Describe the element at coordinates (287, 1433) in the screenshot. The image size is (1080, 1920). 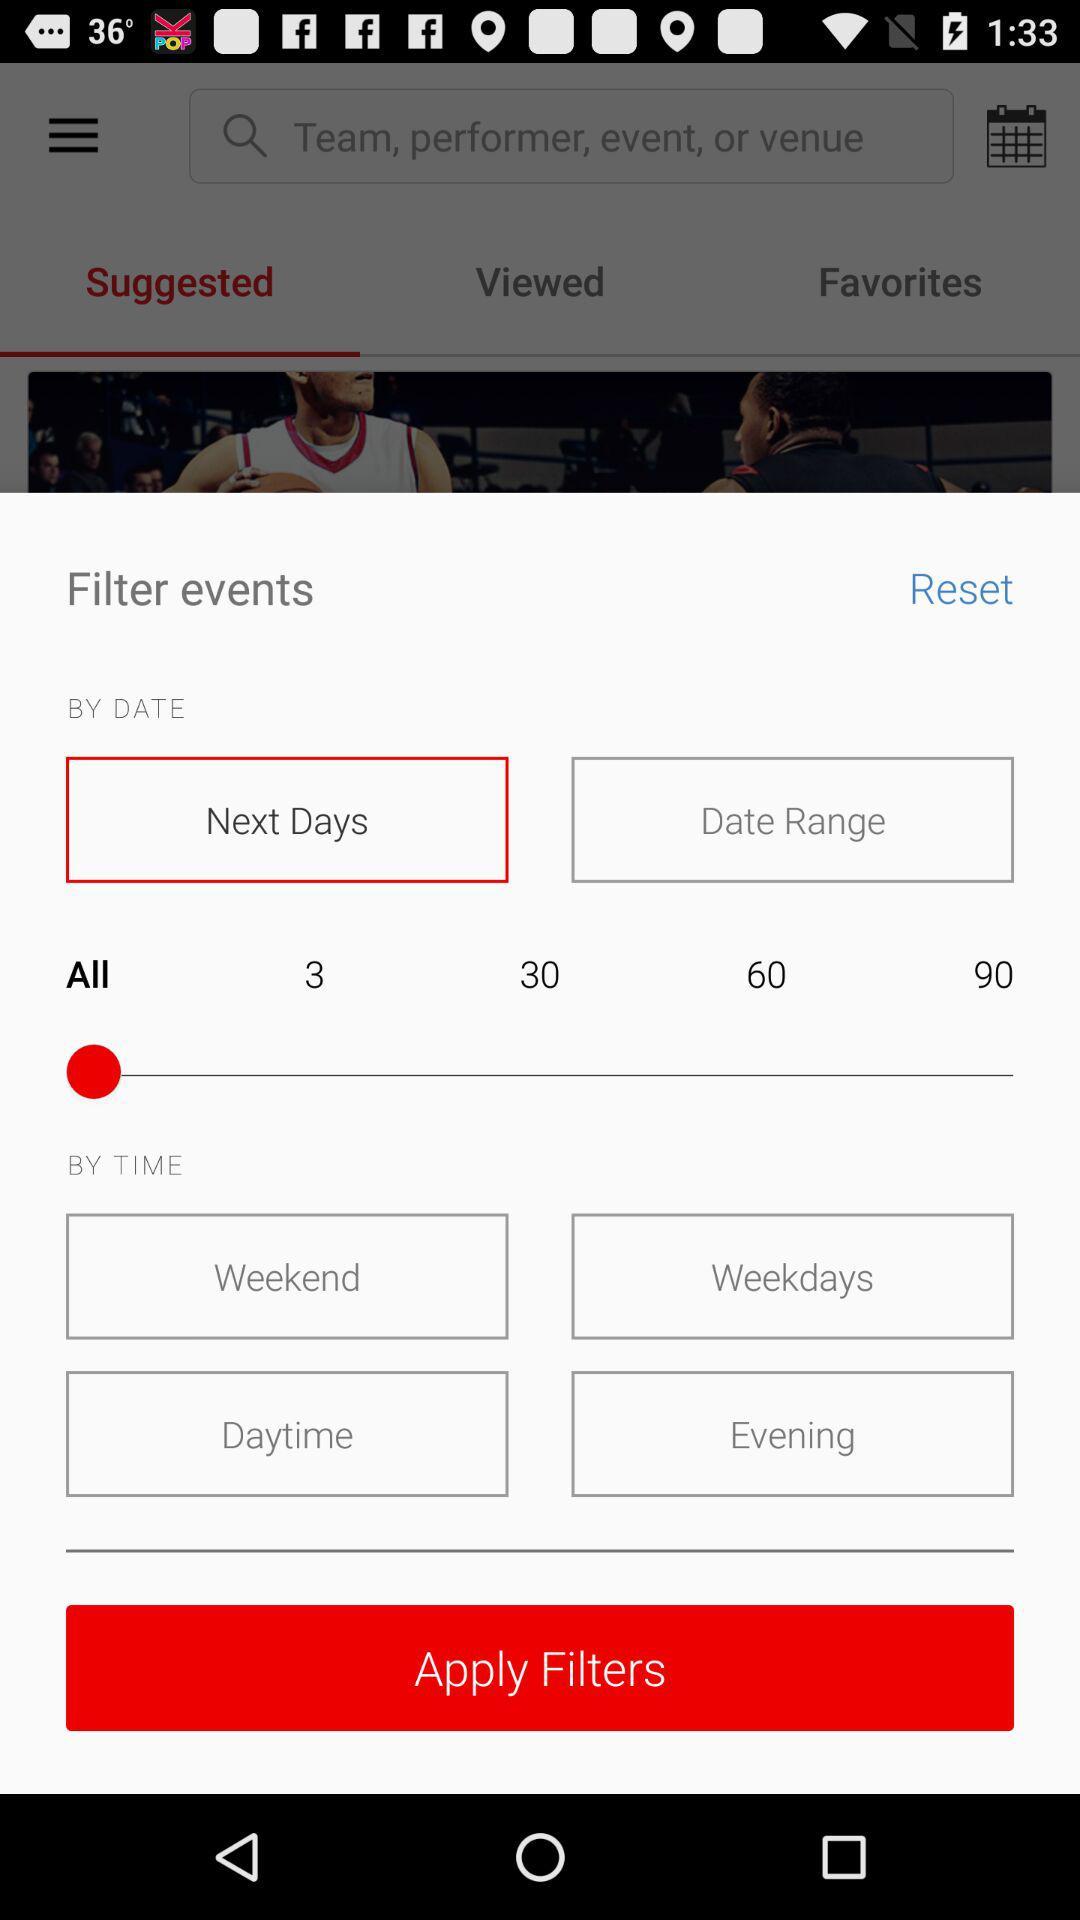
I see `icon below the weekend icon` at that location.